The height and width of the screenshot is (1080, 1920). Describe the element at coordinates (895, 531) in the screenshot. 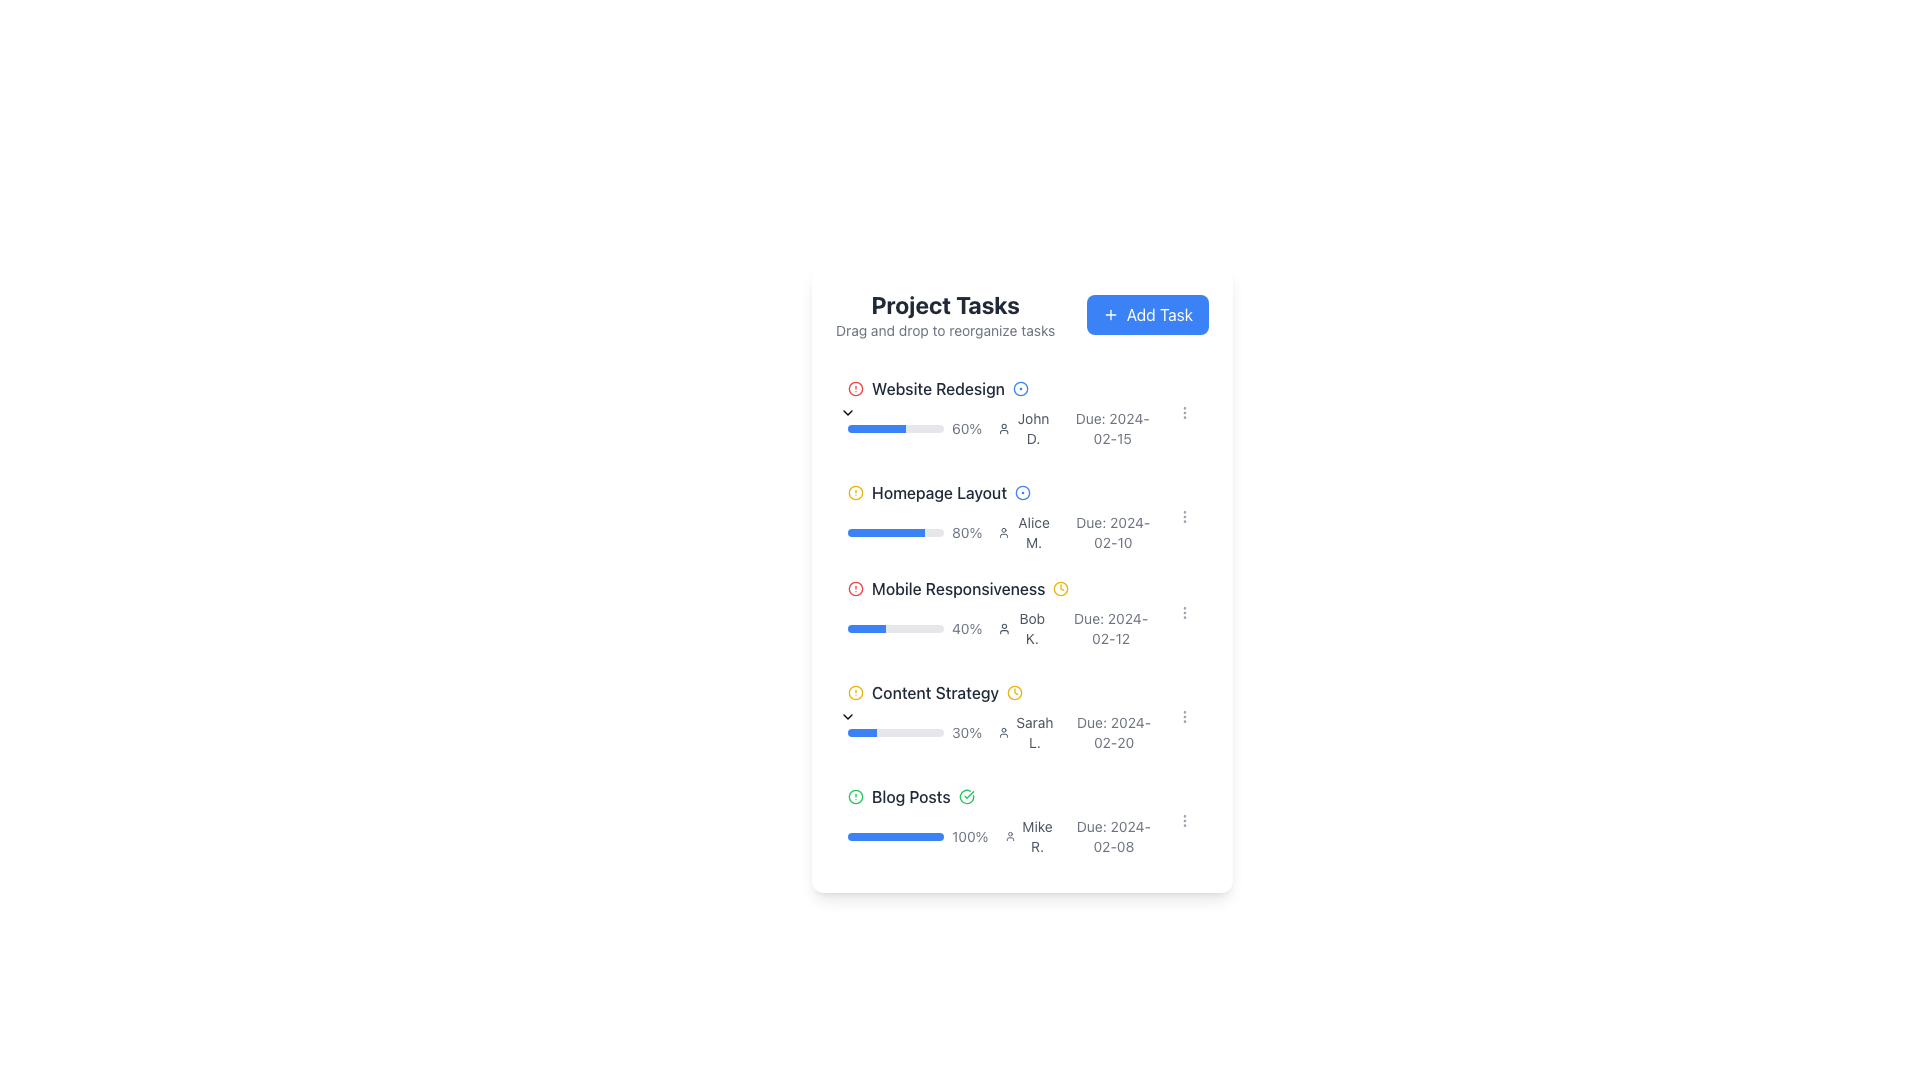

I see `the rectangular progress bar with a gray background and blue-filled portion, positioned in the left portion of the horizontal group next to the '80%' percentage value` at that location.